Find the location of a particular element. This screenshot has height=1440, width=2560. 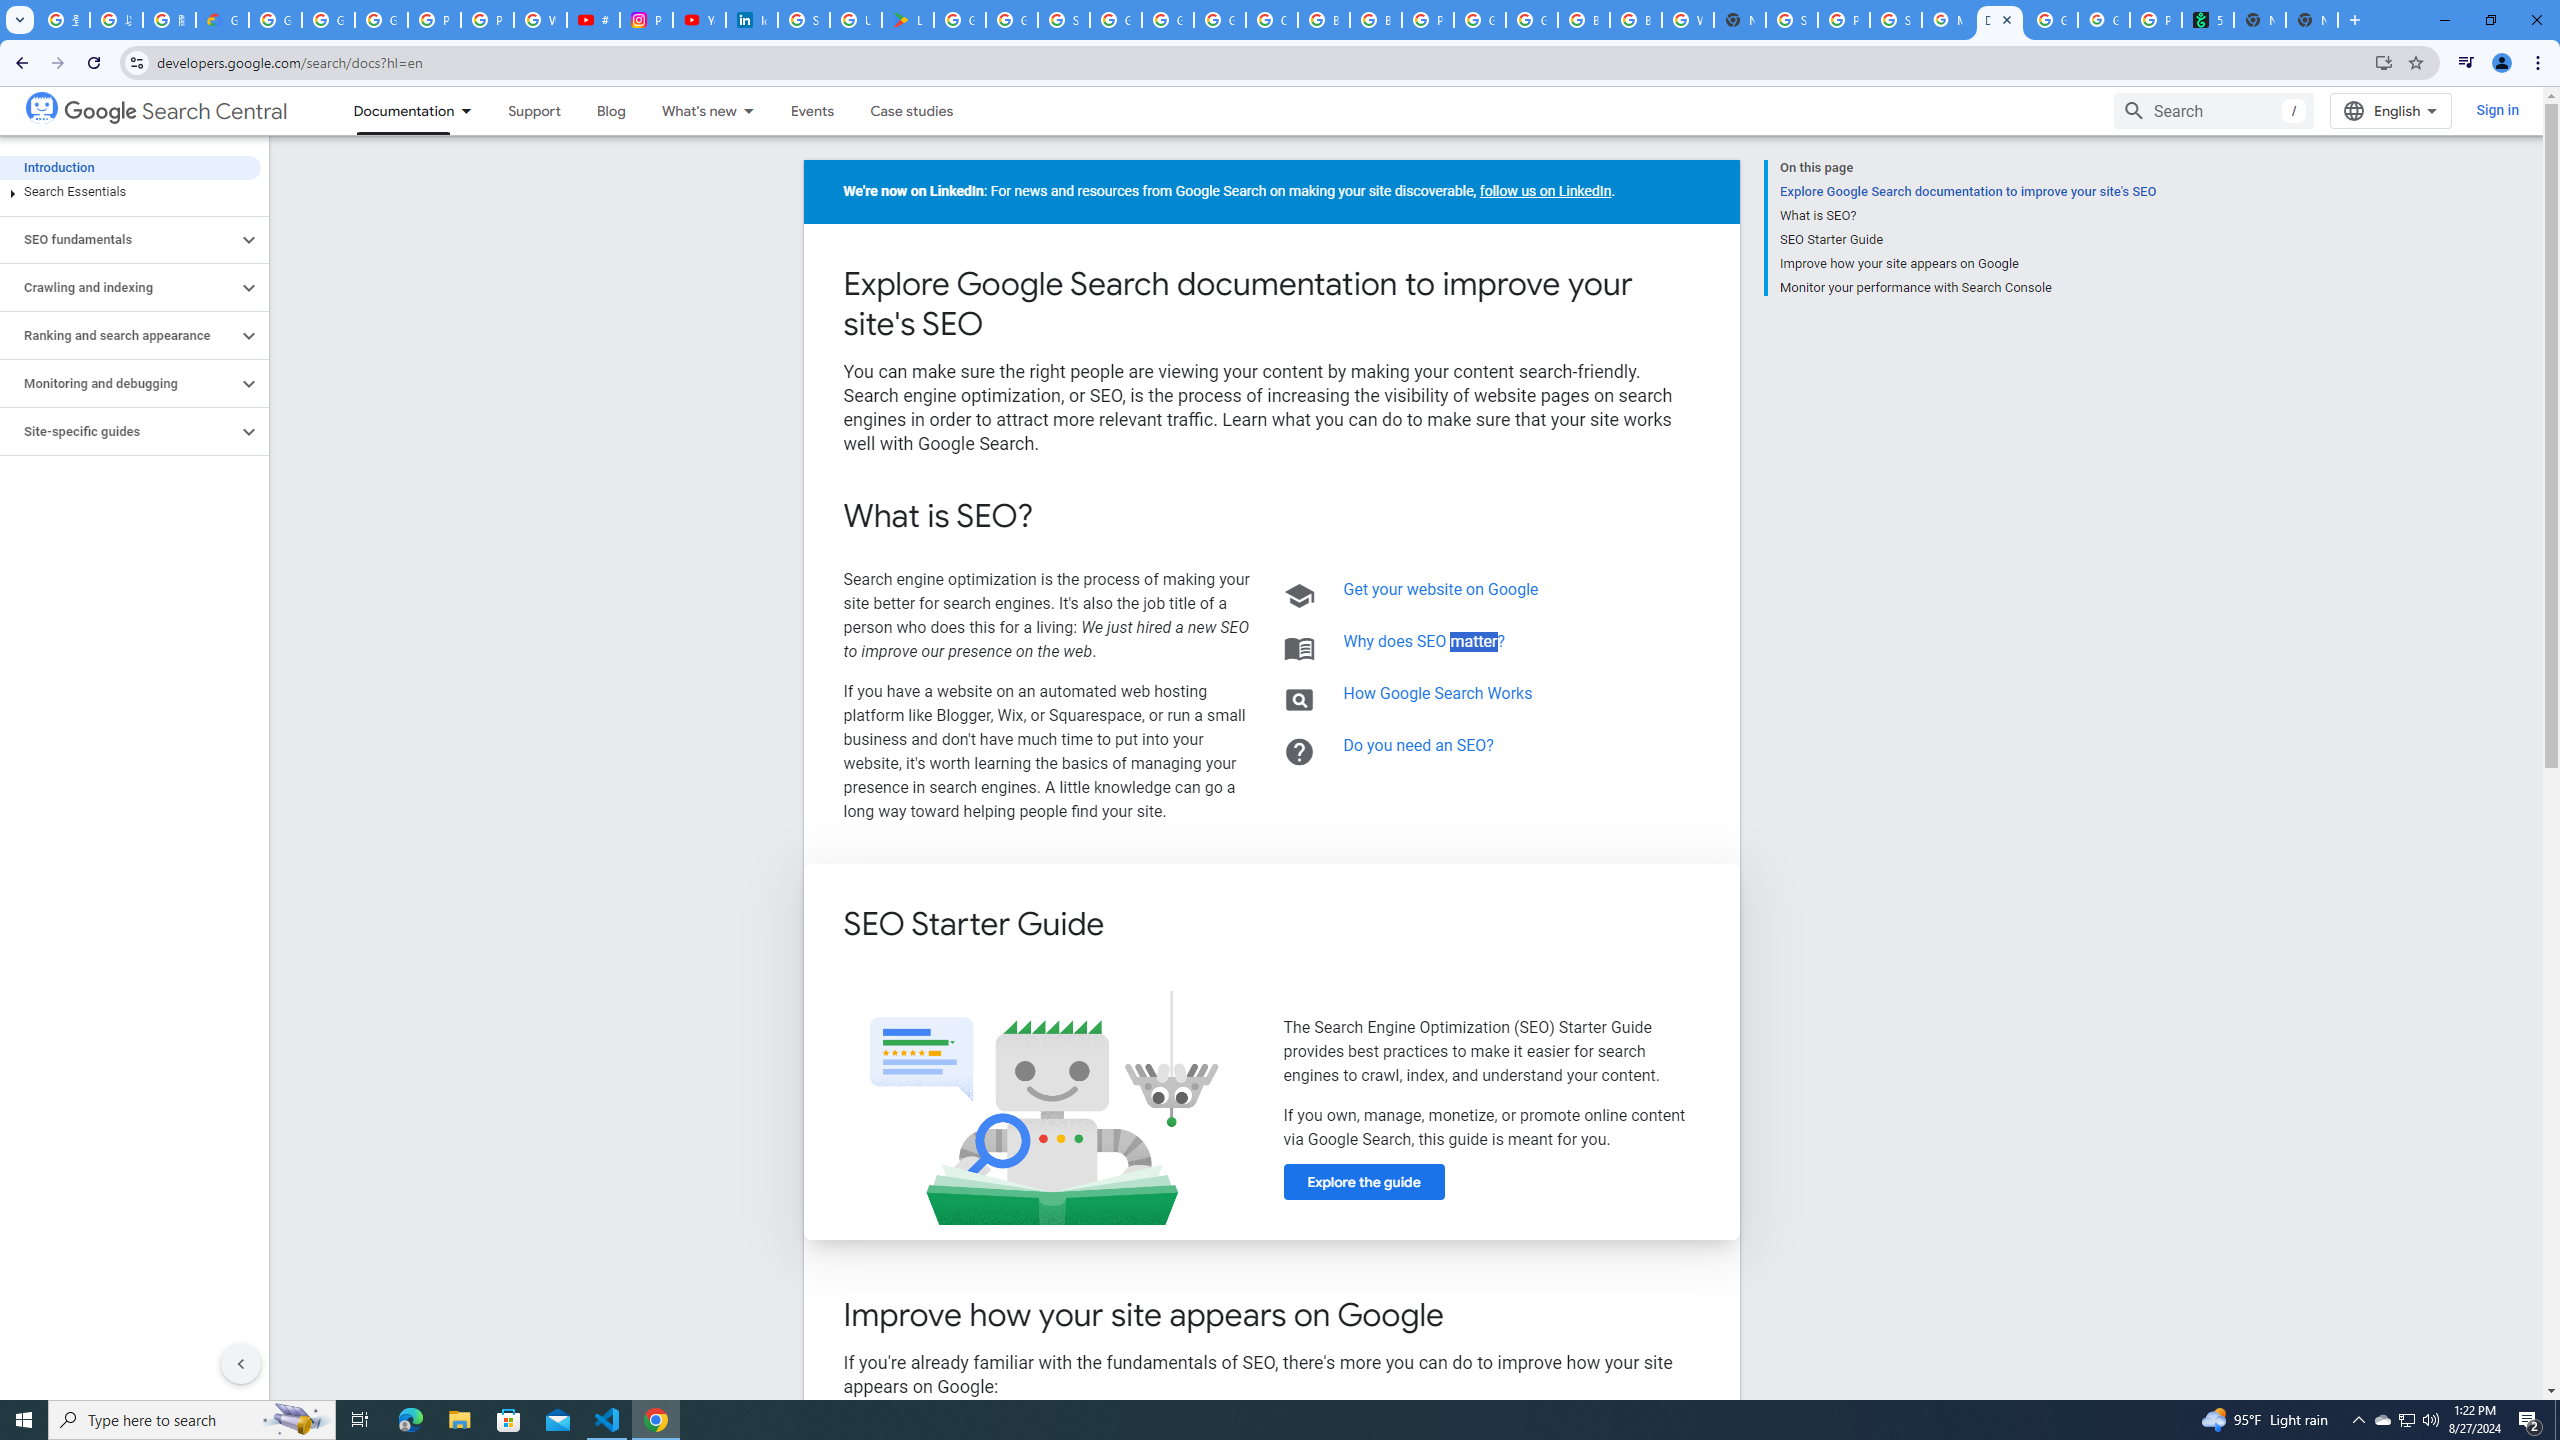

'What is SEO?' is located at coordinates (1966, 215).